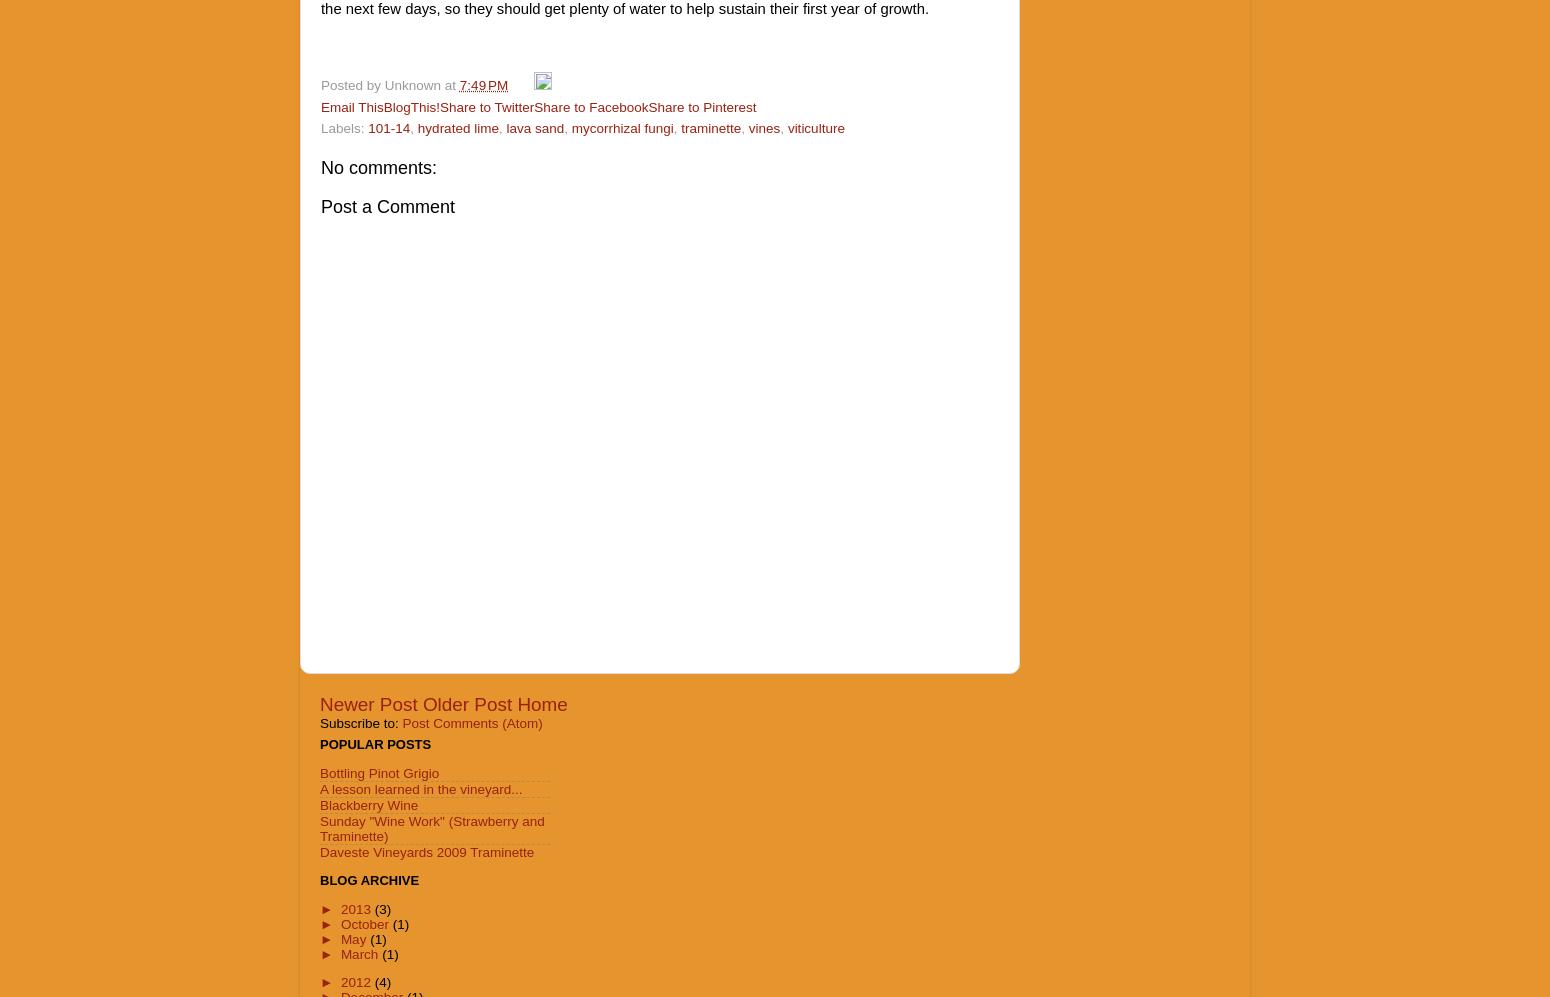 The image size is (1550, 997). What do you see at coordinates (378, 771) in the screenshot?
I see `'Bottling Pinot Grigio'` at bounding box center [378, 771].